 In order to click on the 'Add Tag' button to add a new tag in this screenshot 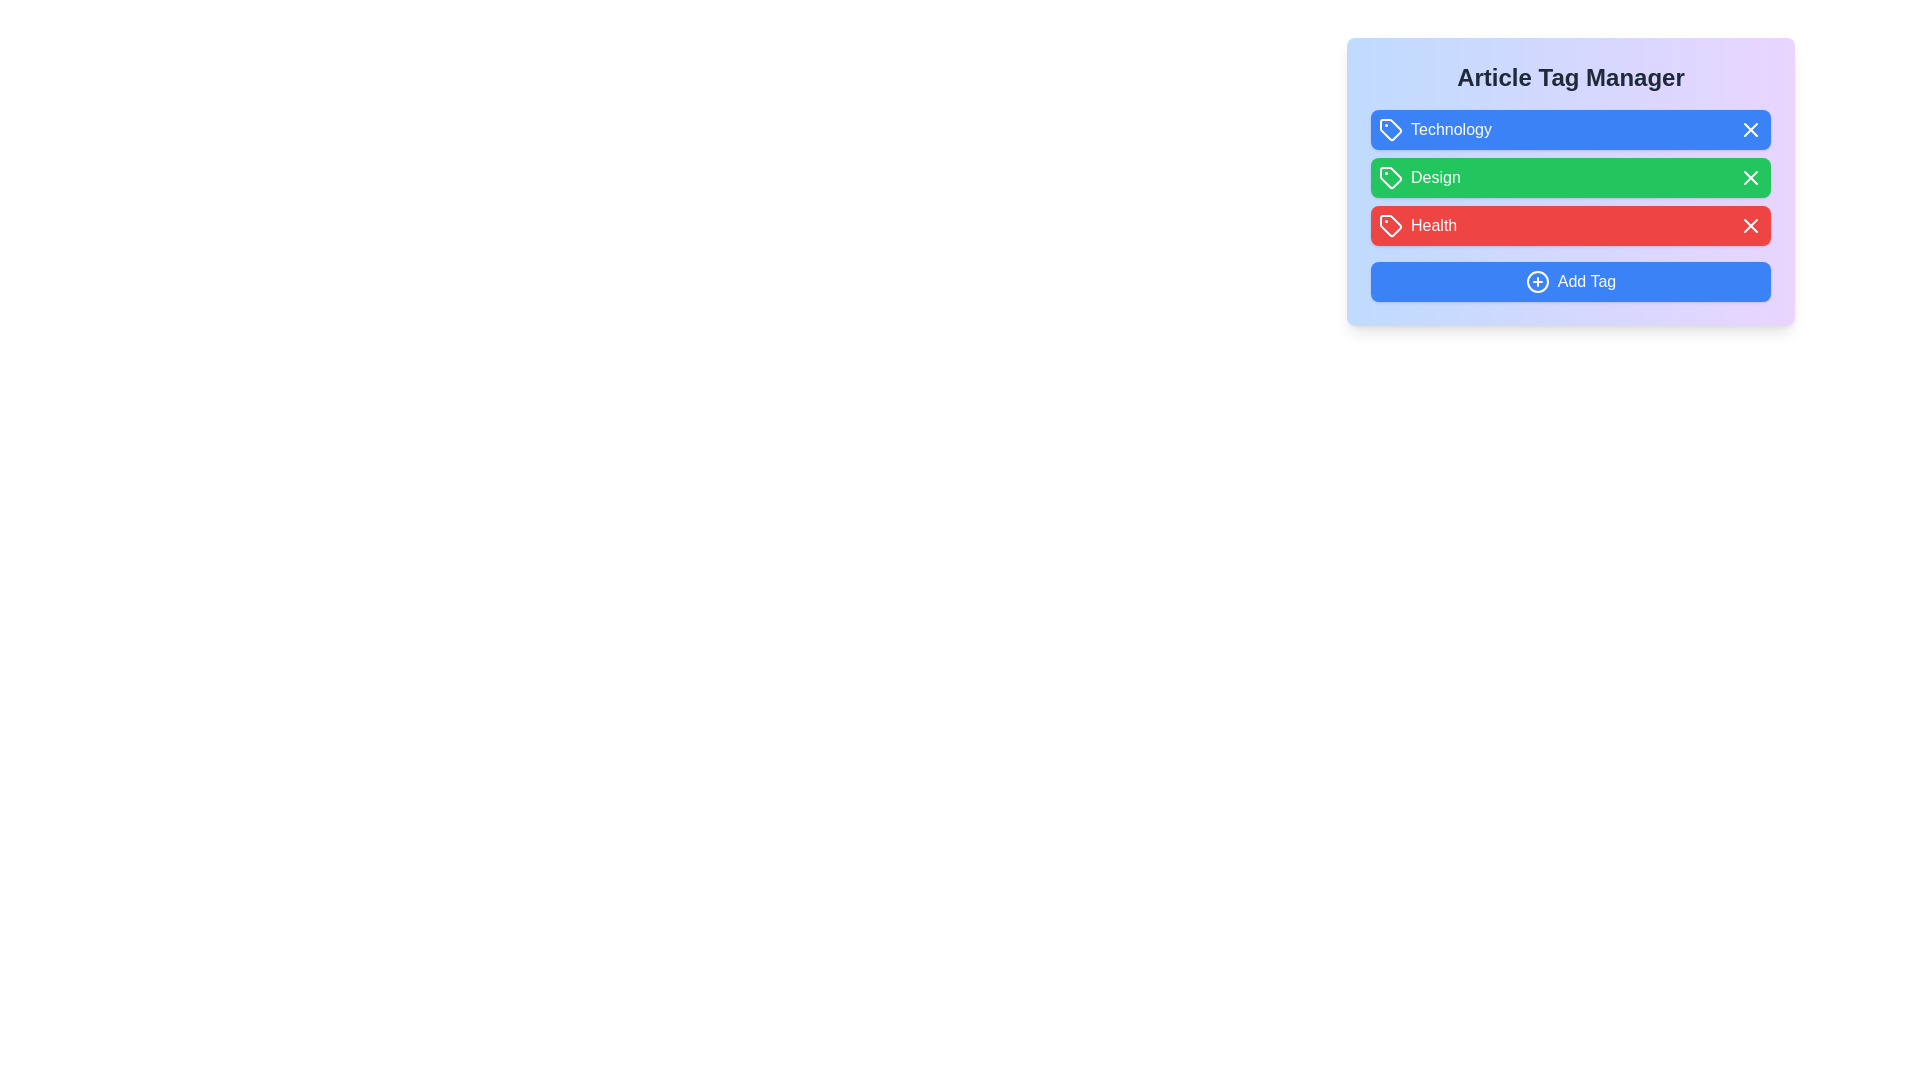, I will do `click(1569, 281)`.